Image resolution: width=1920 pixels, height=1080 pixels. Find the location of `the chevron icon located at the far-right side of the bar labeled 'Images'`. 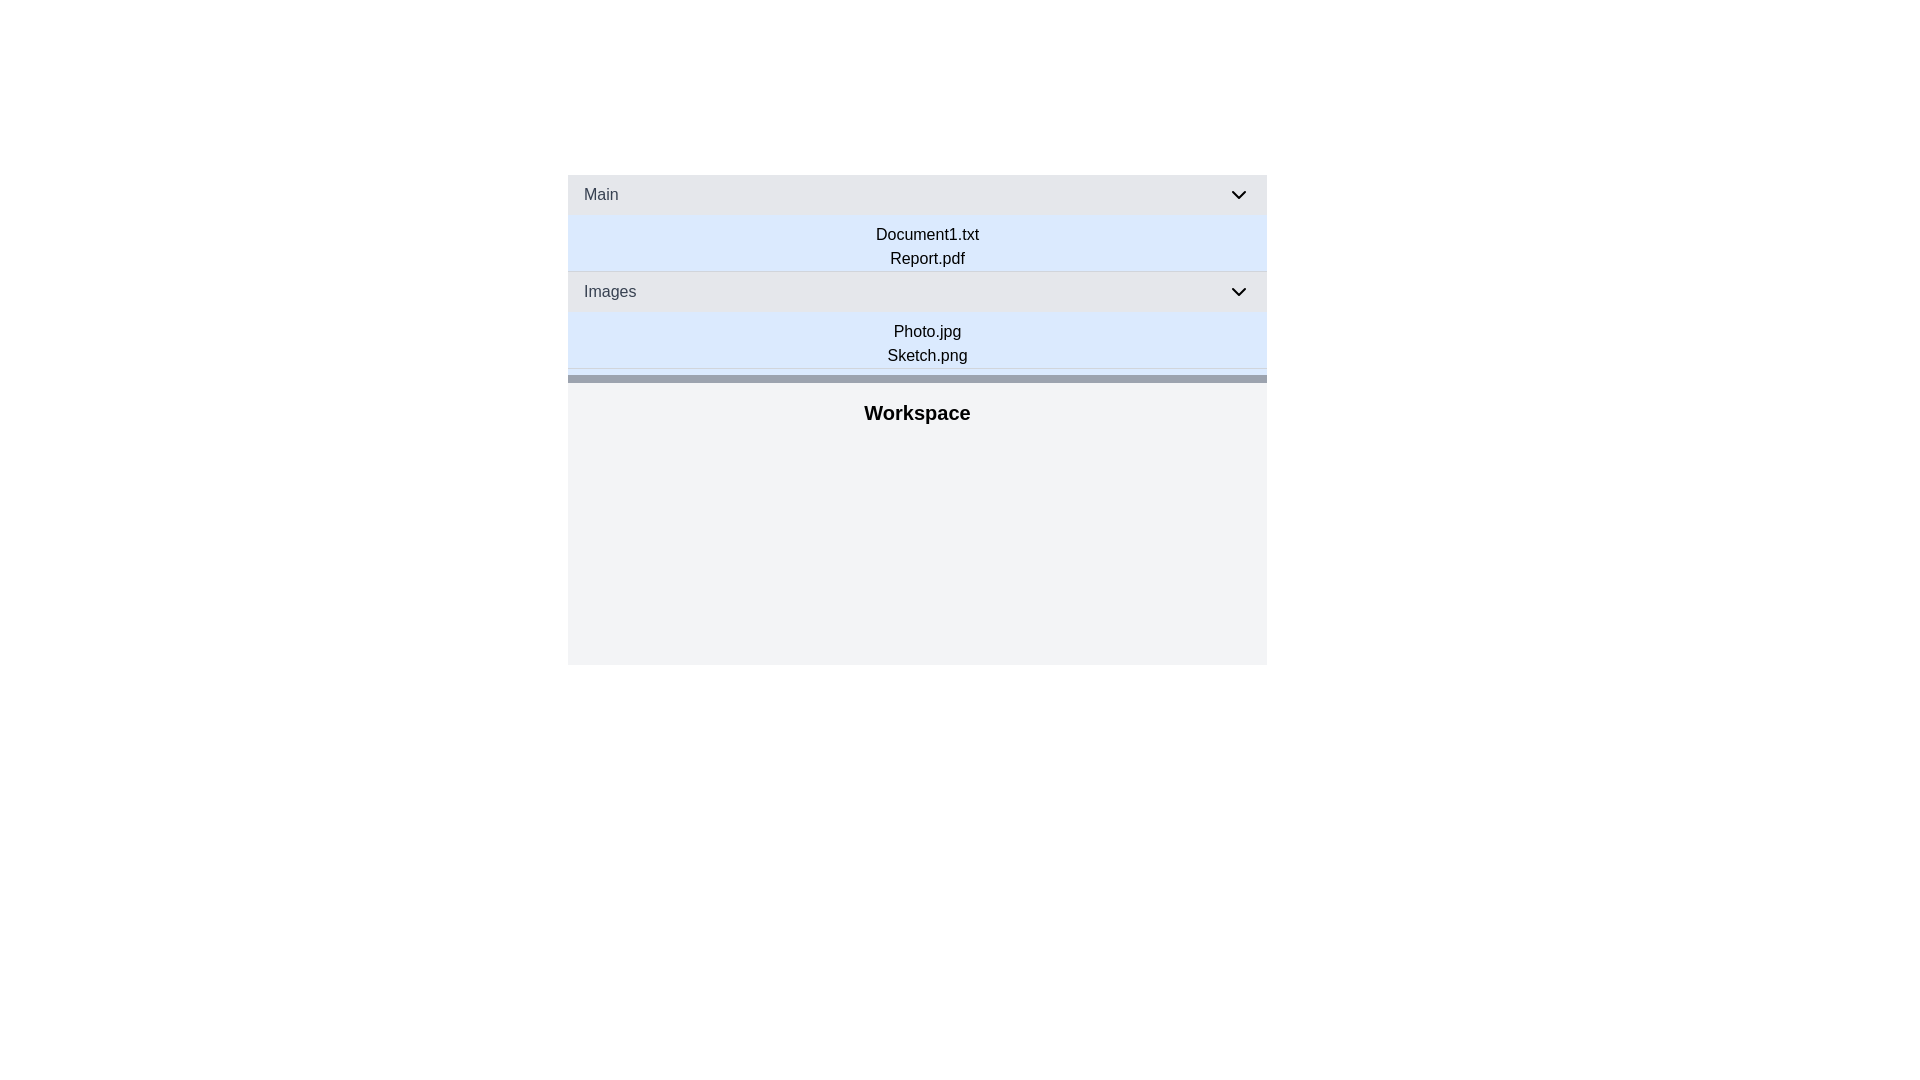

the chevron icon located at the far-right side of the bar labeled 'Images' is located at coordinates (1237, 292).